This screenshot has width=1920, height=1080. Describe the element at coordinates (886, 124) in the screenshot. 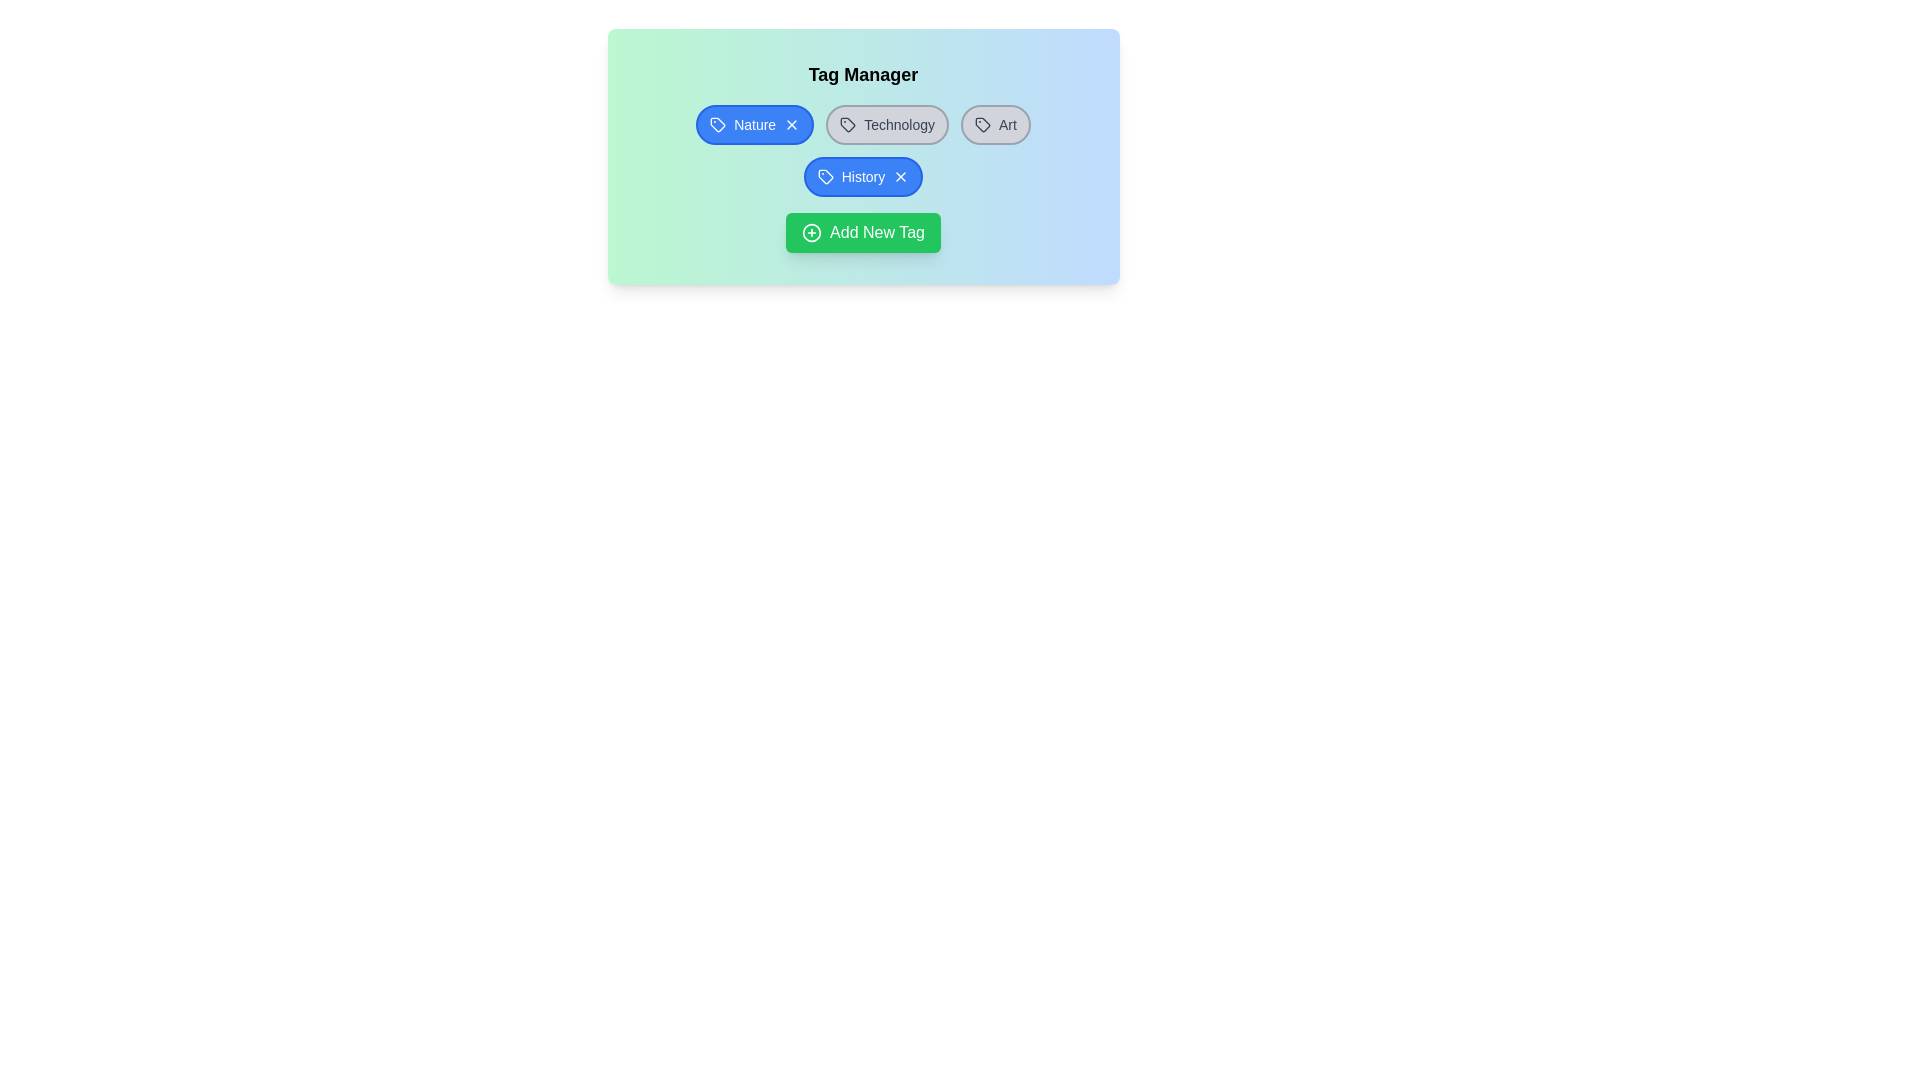

I see `the tag labeled Technology to toggle its selection` at that location.